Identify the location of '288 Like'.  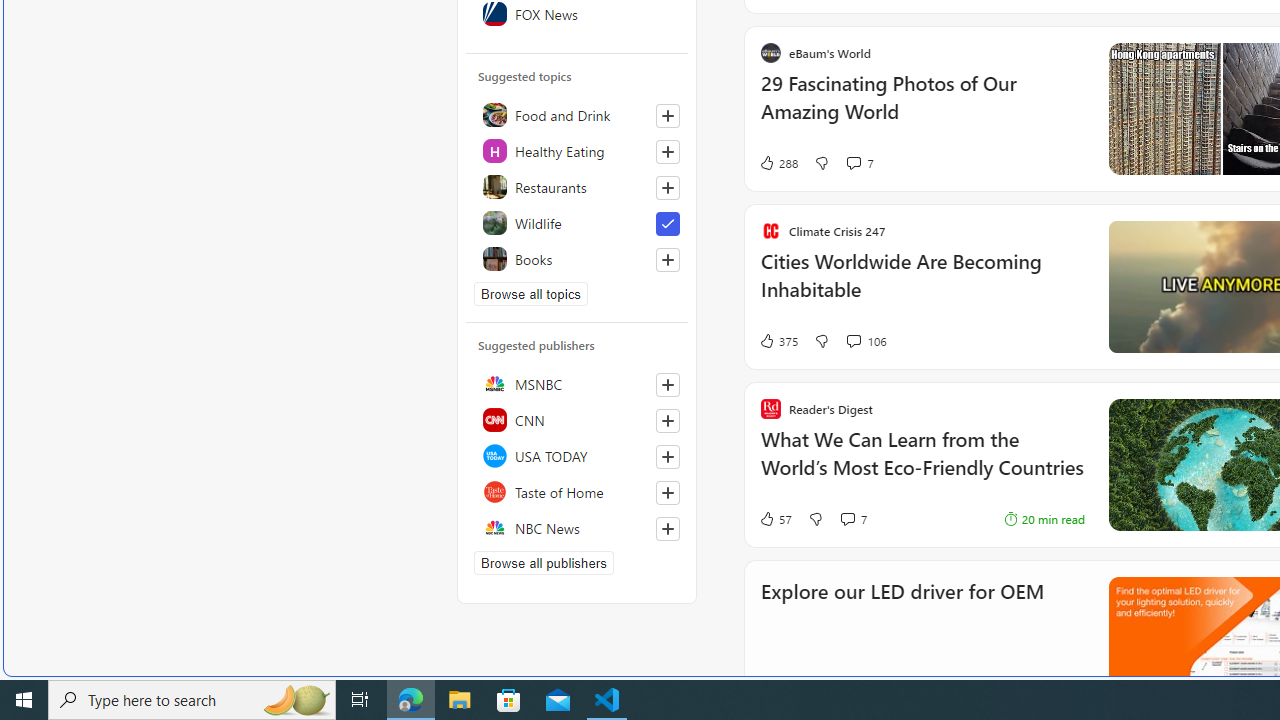
(777, 162).